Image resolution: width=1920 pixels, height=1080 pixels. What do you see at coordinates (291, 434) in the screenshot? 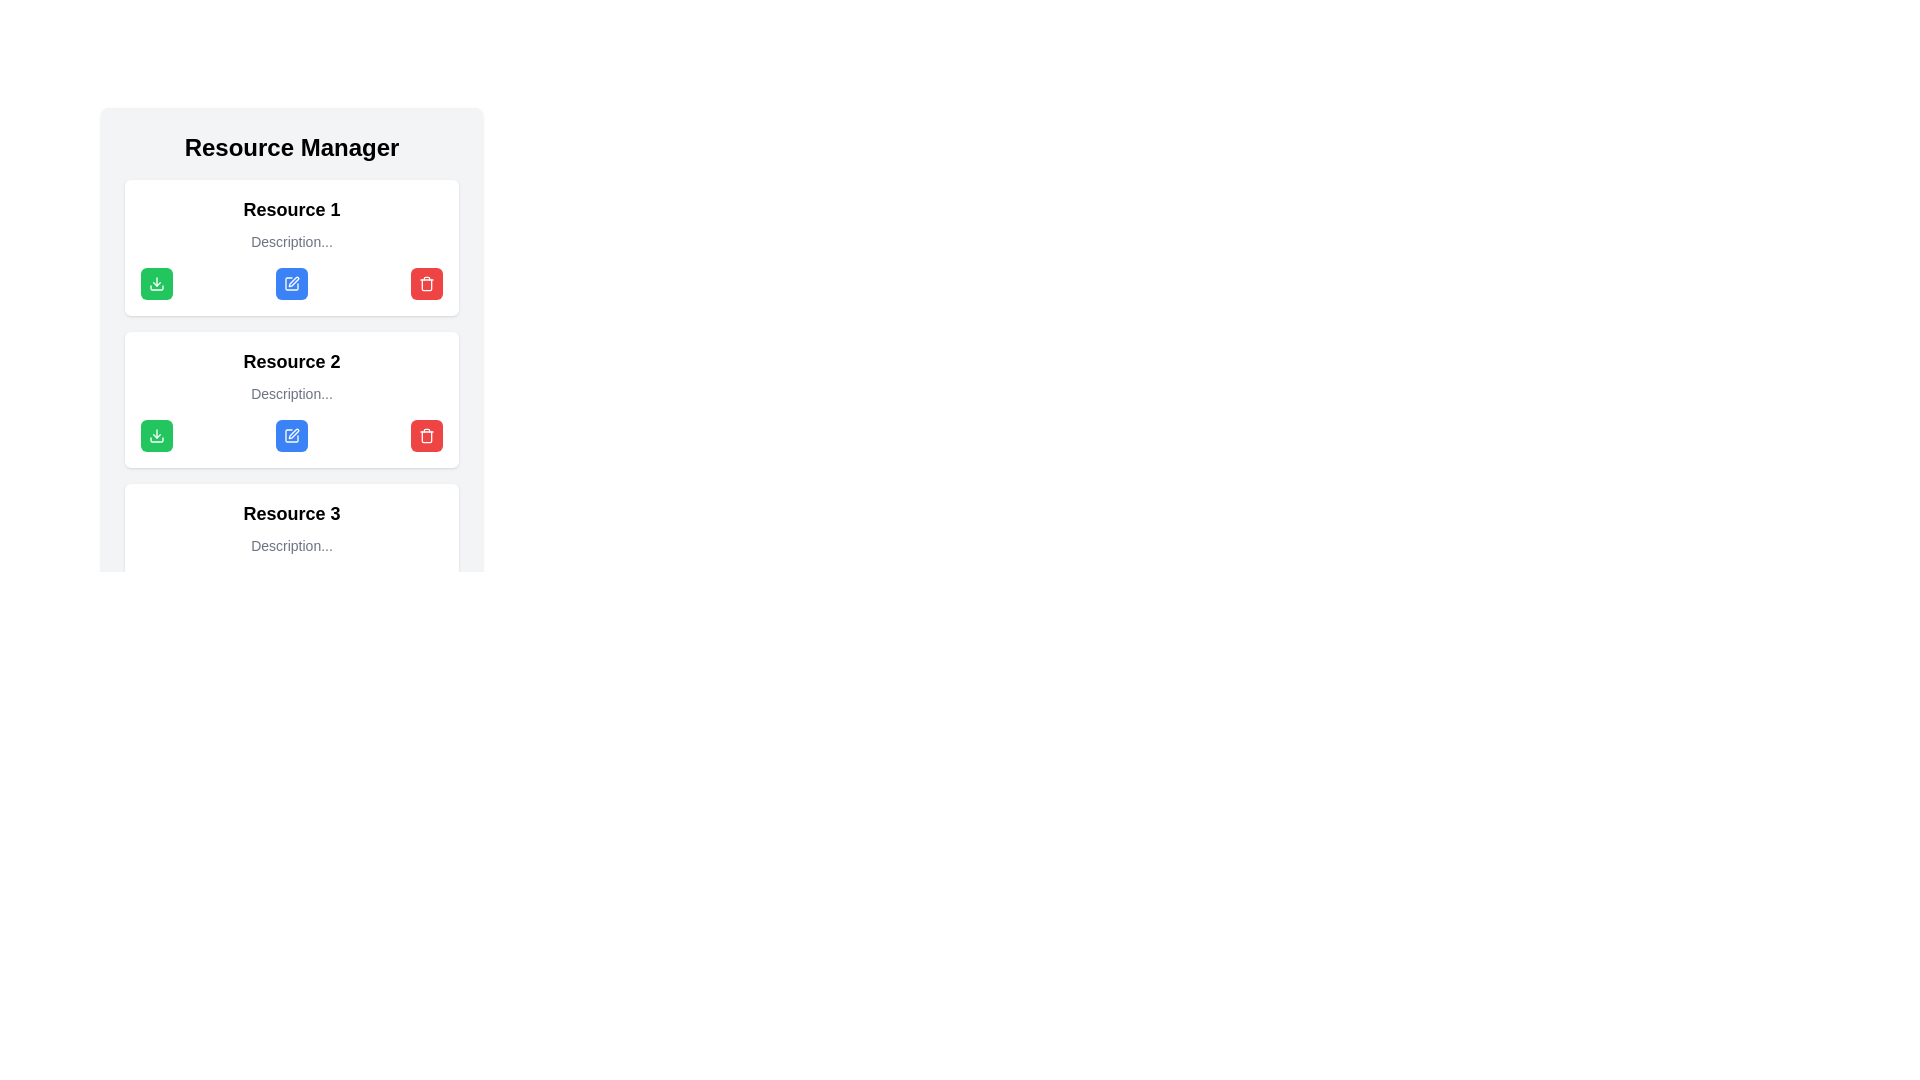
I see `the blue edit button with a pen icon located in the second row titled 'Resource 2'` at bounding box center [291, 434].